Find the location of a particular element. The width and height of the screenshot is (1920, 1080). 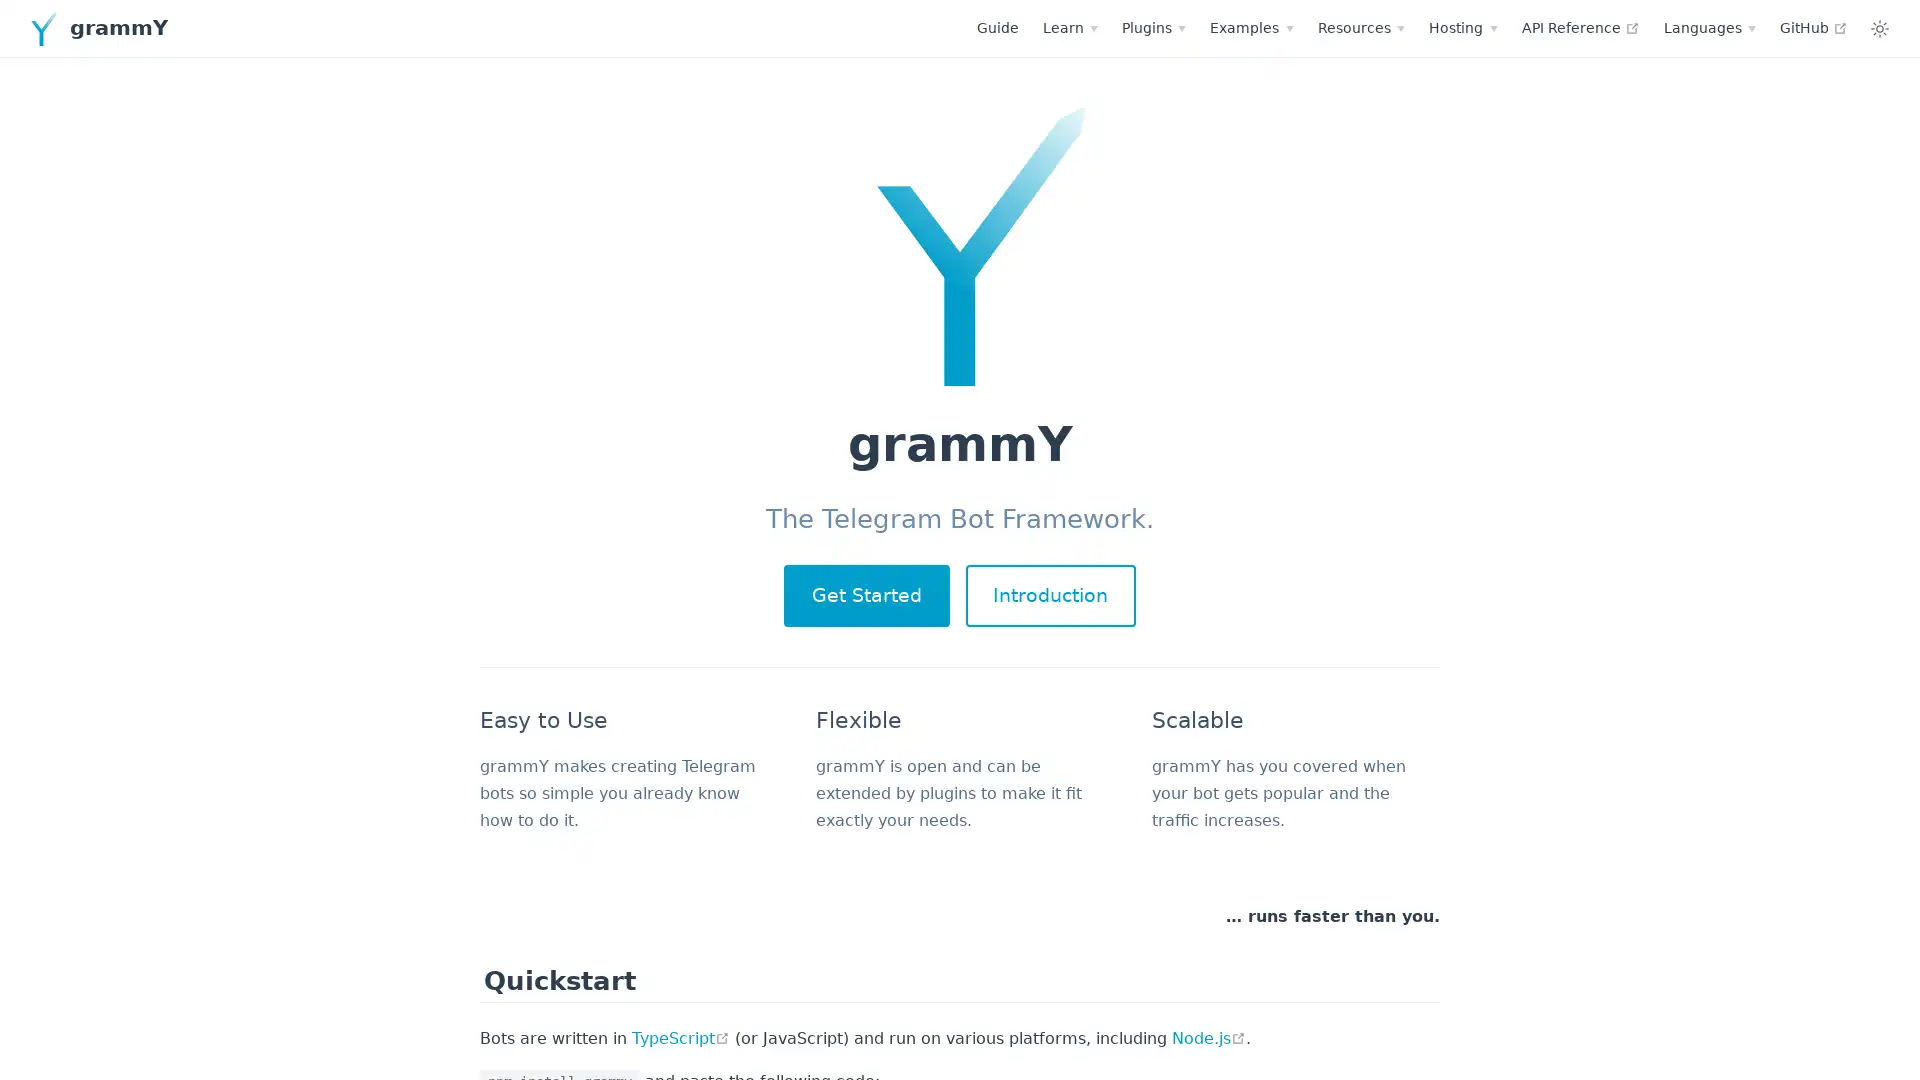

toggle dark mode is located at coordinates (1702, 27).